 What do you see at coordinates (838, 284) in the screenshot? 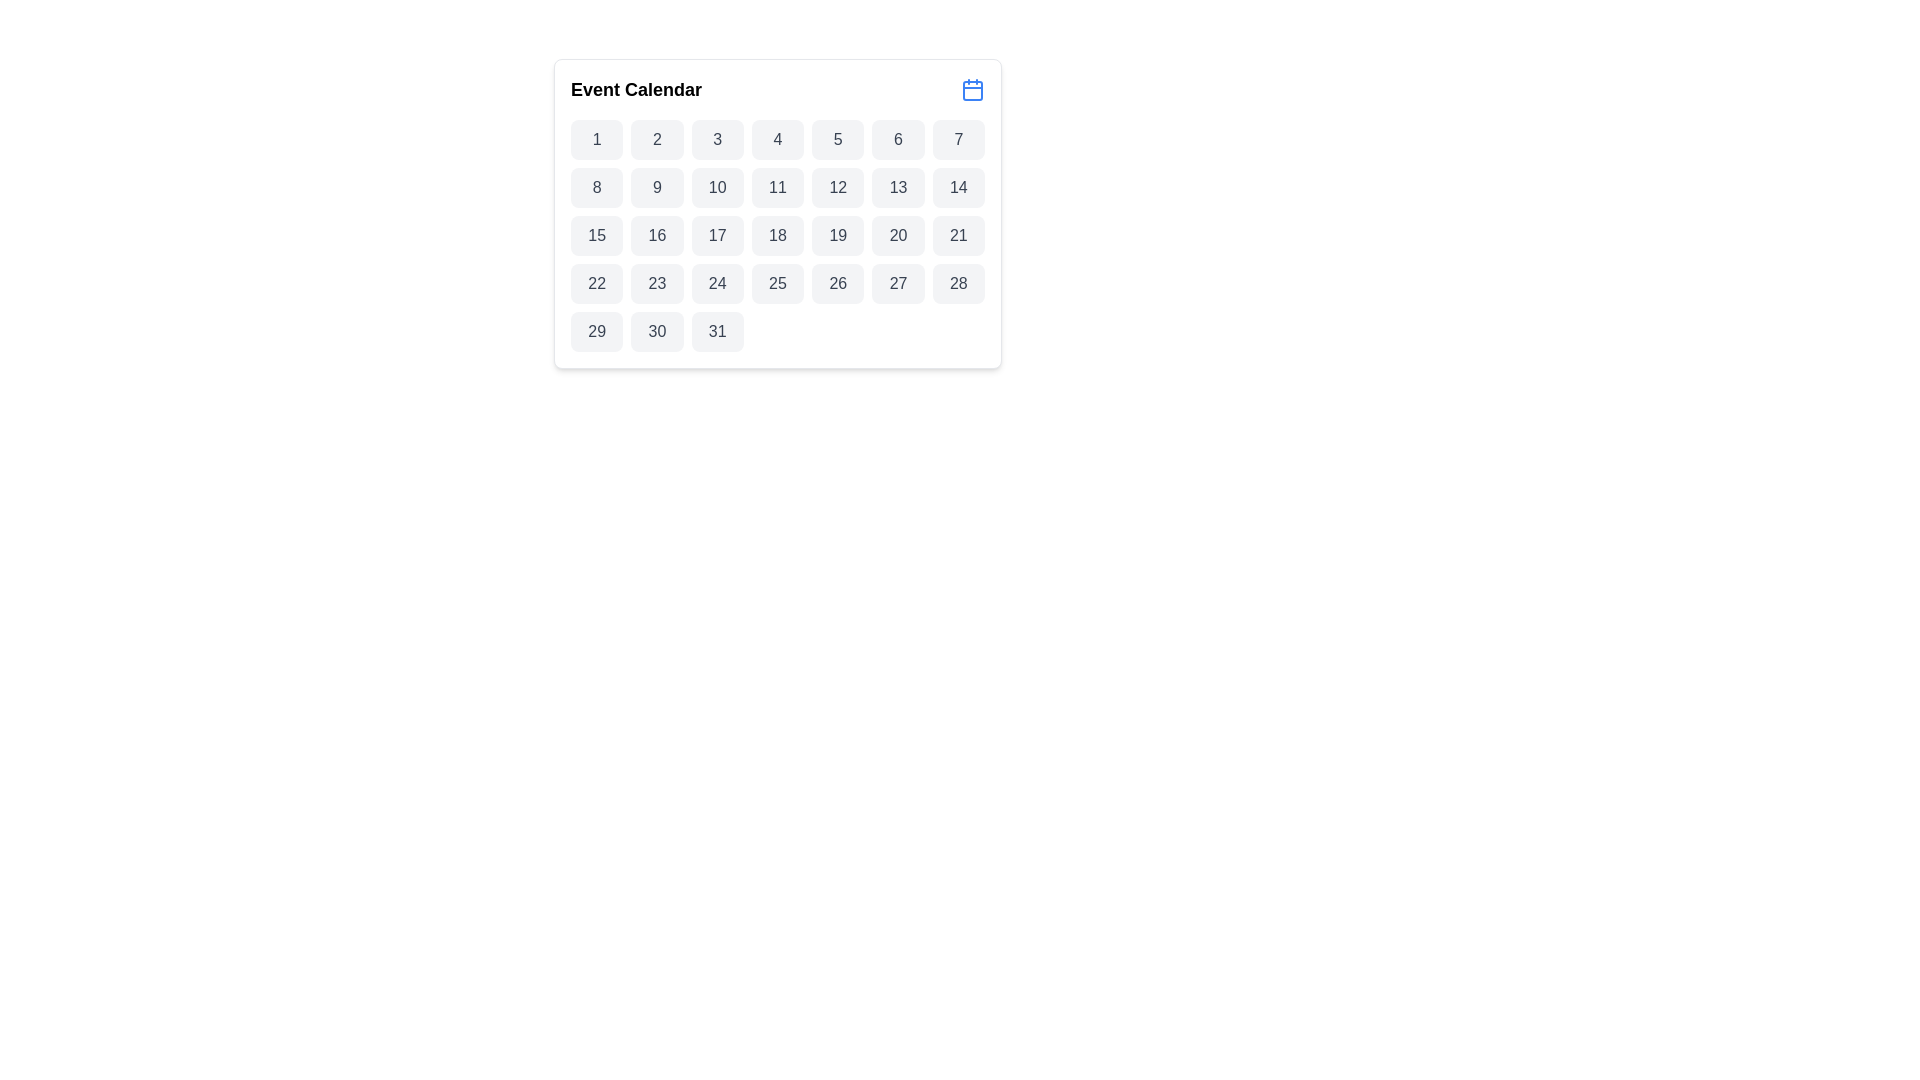
I see `the selectable date button located in the fourth row and fifth column of the calendar grid` at bounding box center [838, 284].